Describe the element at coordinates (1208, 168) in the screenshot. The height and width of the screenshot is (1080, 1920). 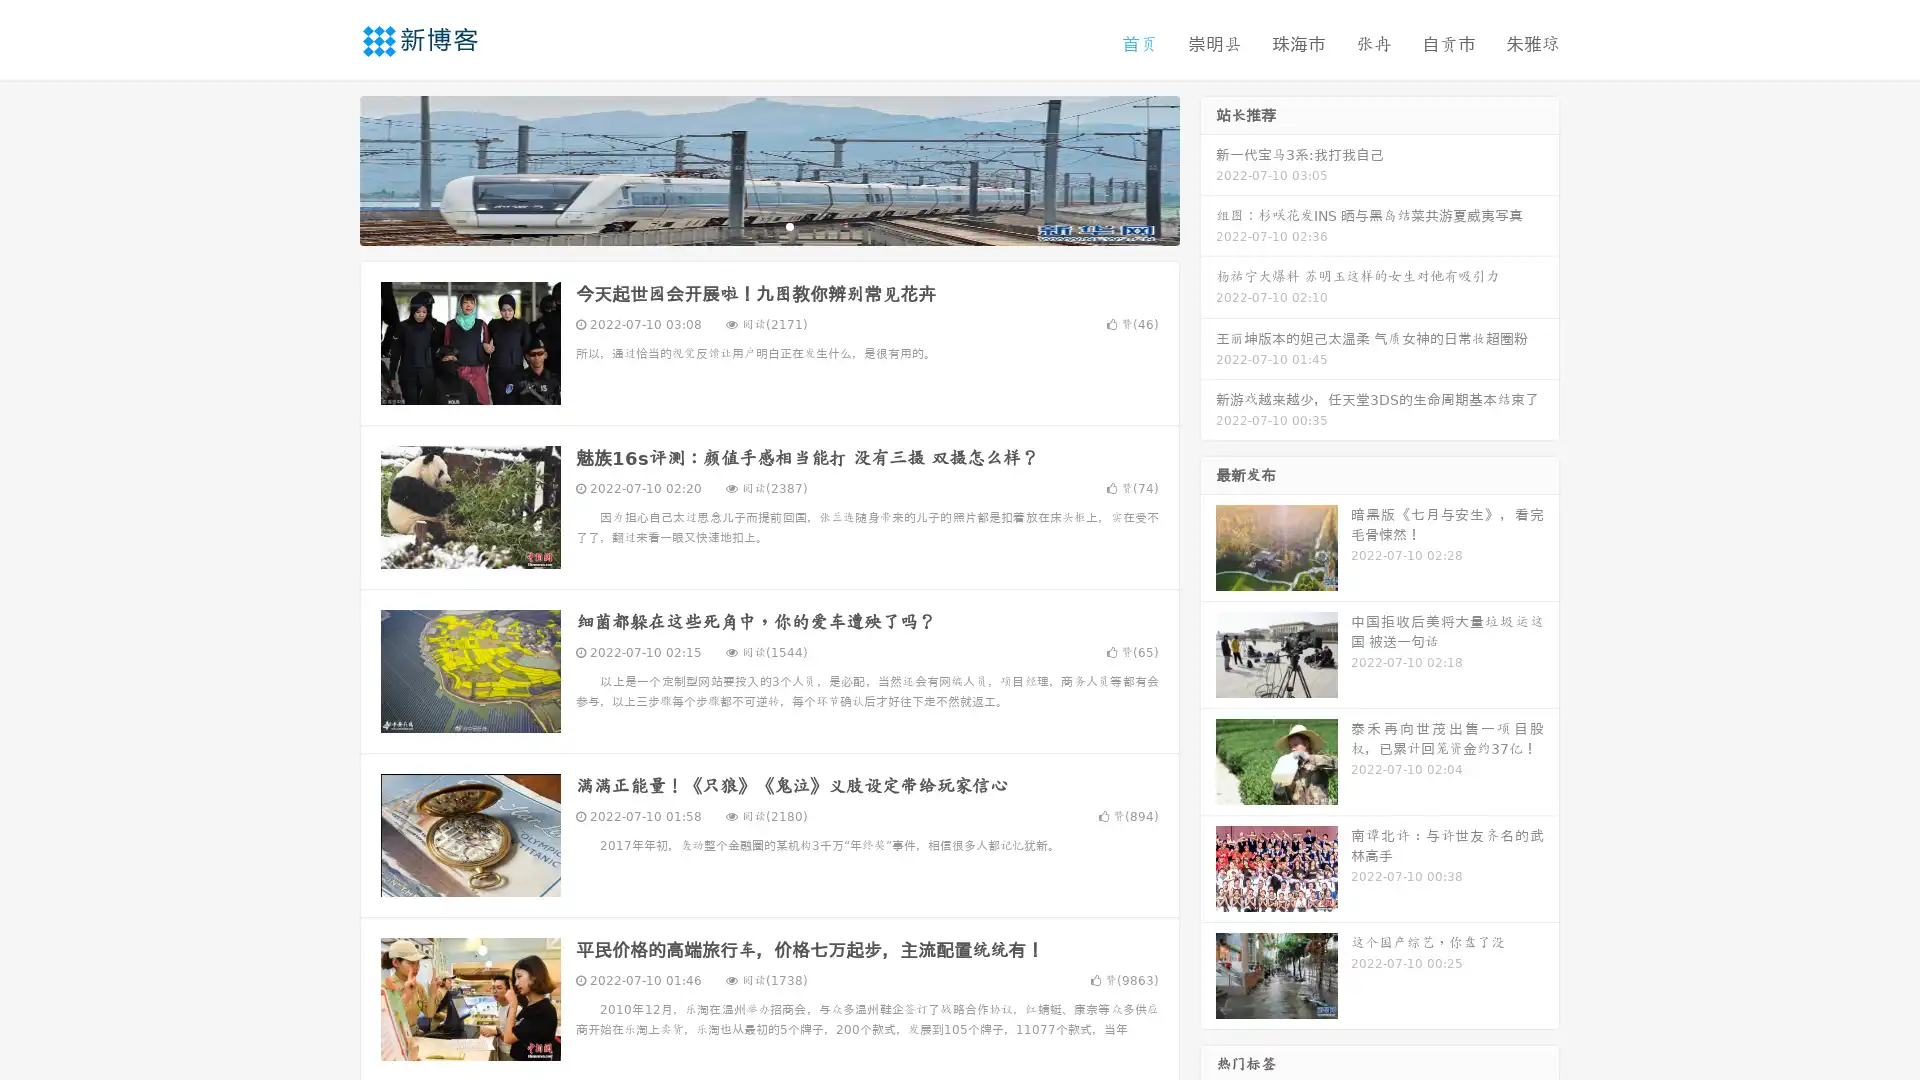
I see `Next slide` at that location.